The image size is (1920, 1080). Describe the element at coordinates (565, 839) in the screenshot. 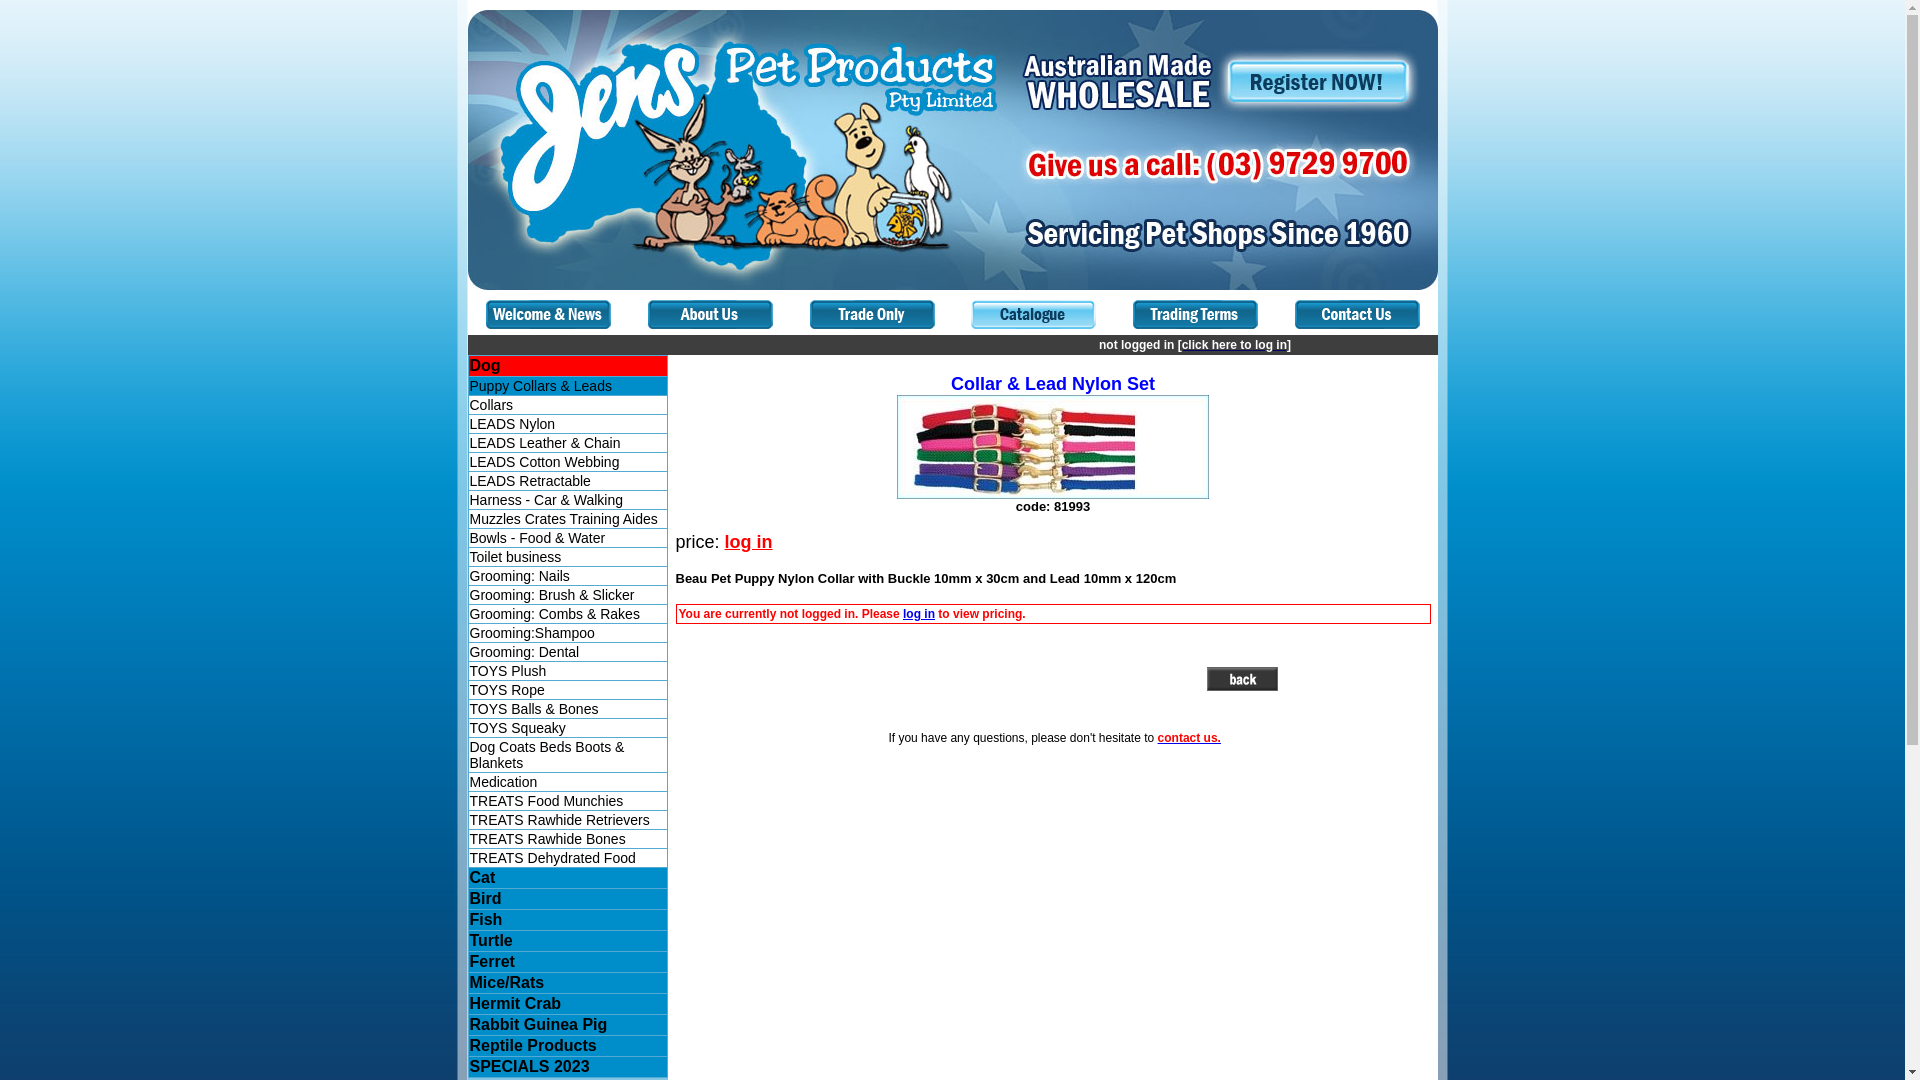

I see `'TREATS Rawhide Bones'` at that location.